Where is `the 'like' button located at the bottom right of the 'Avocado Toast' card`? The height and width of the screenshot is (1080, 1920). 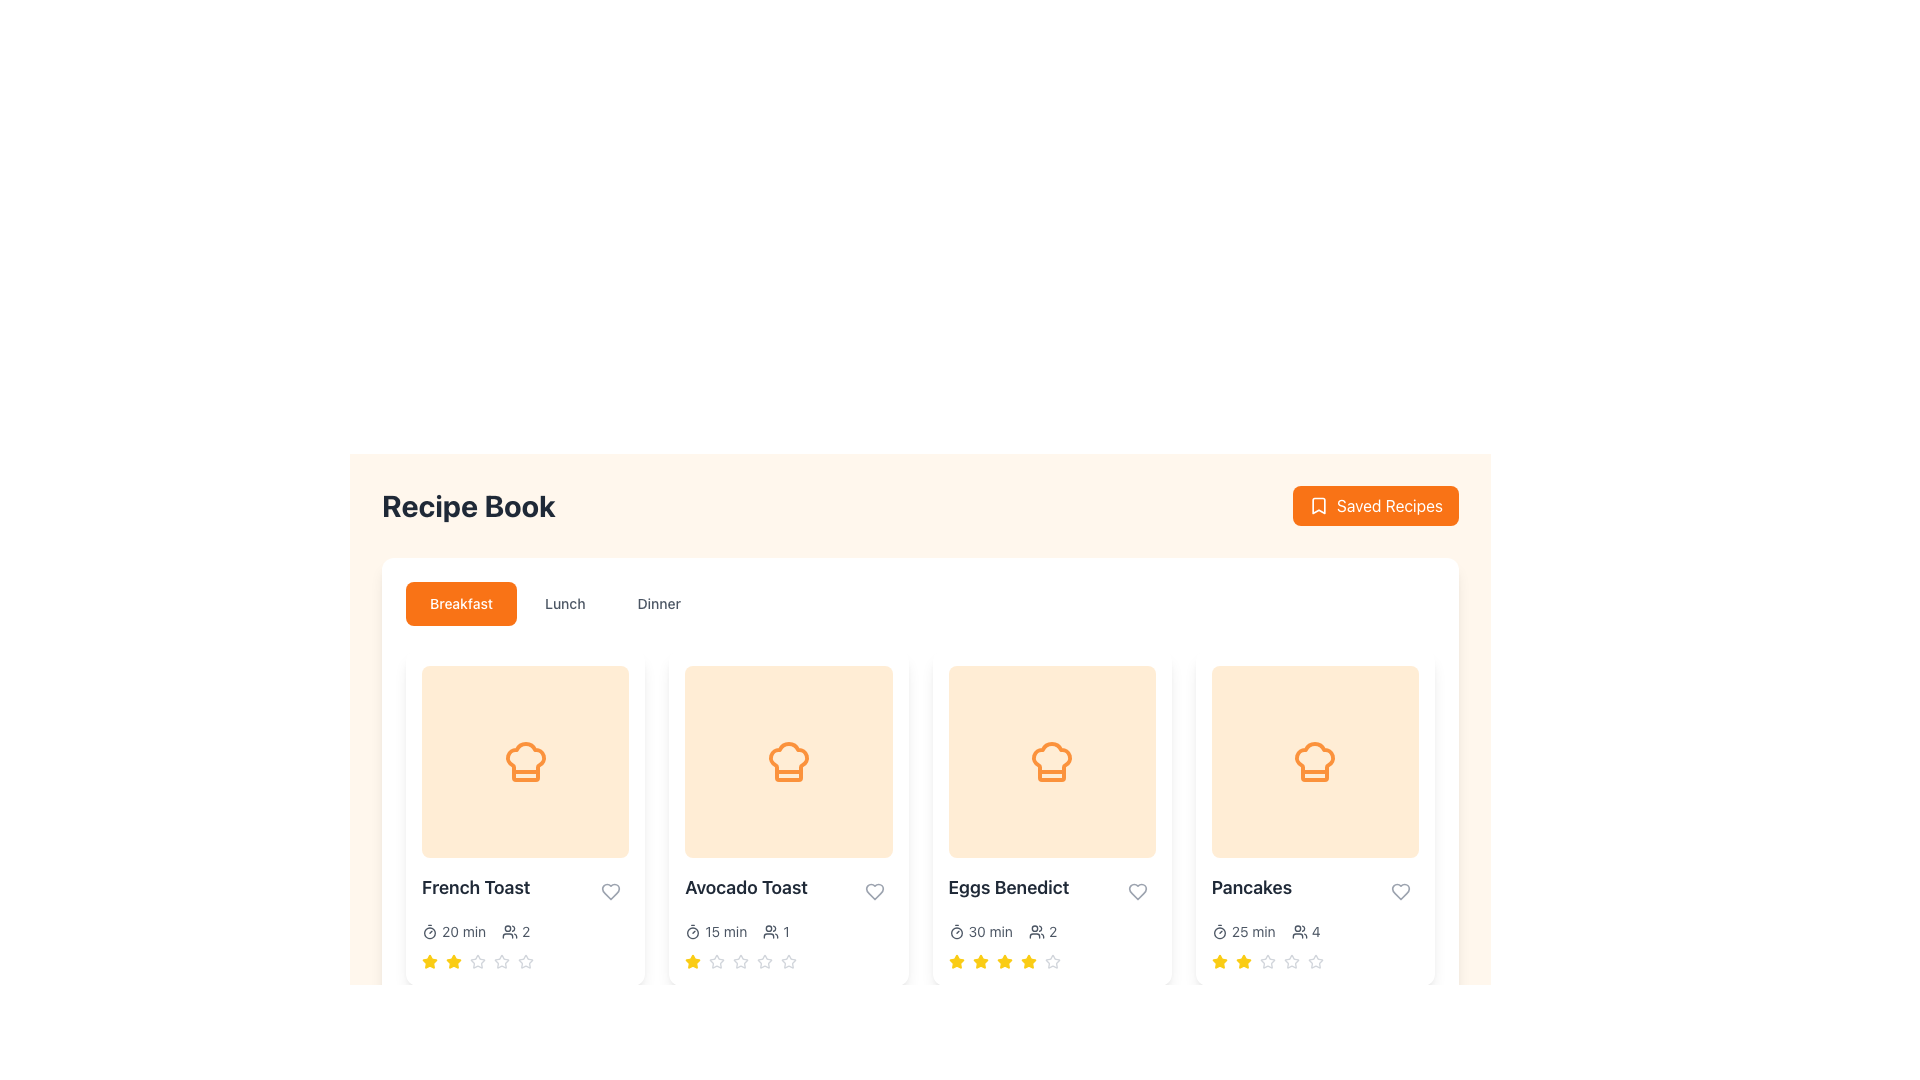
the 'like' button located at the bottom right of the 'Avocado Toast' card is located at coordinates (874, 890).